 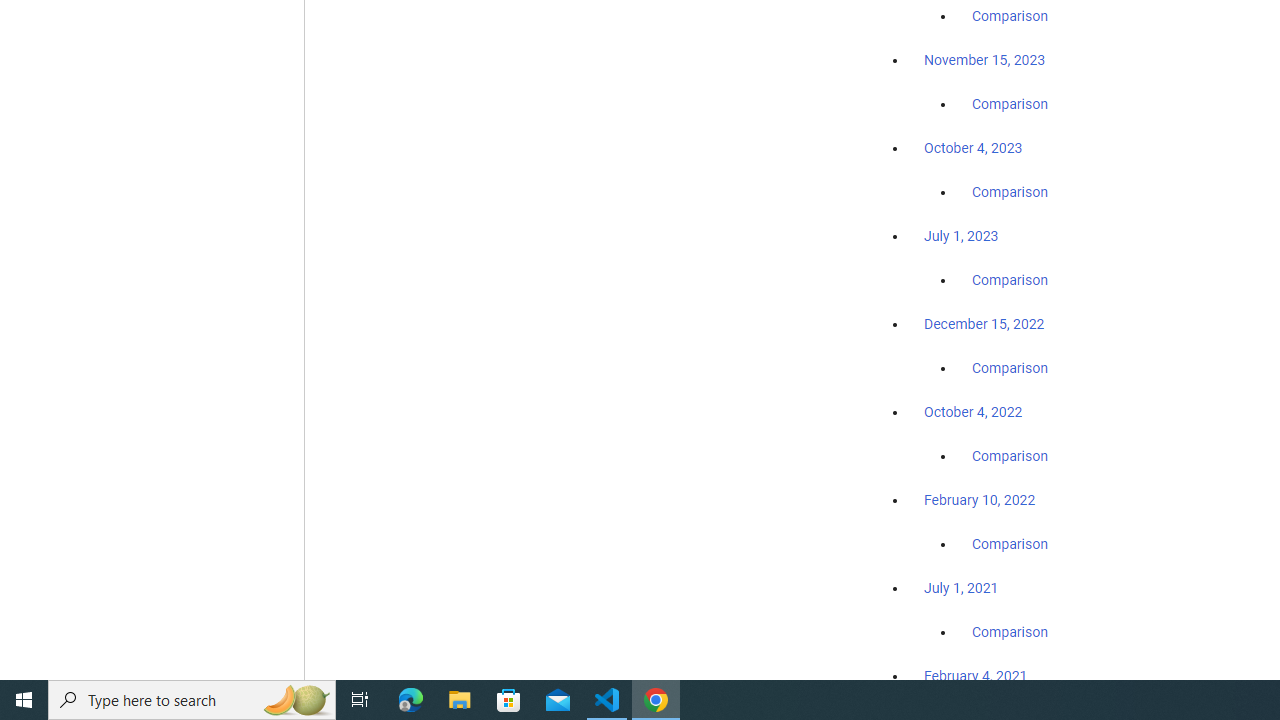 I want to click on 'File Explorer', so click(x=459, y=698).